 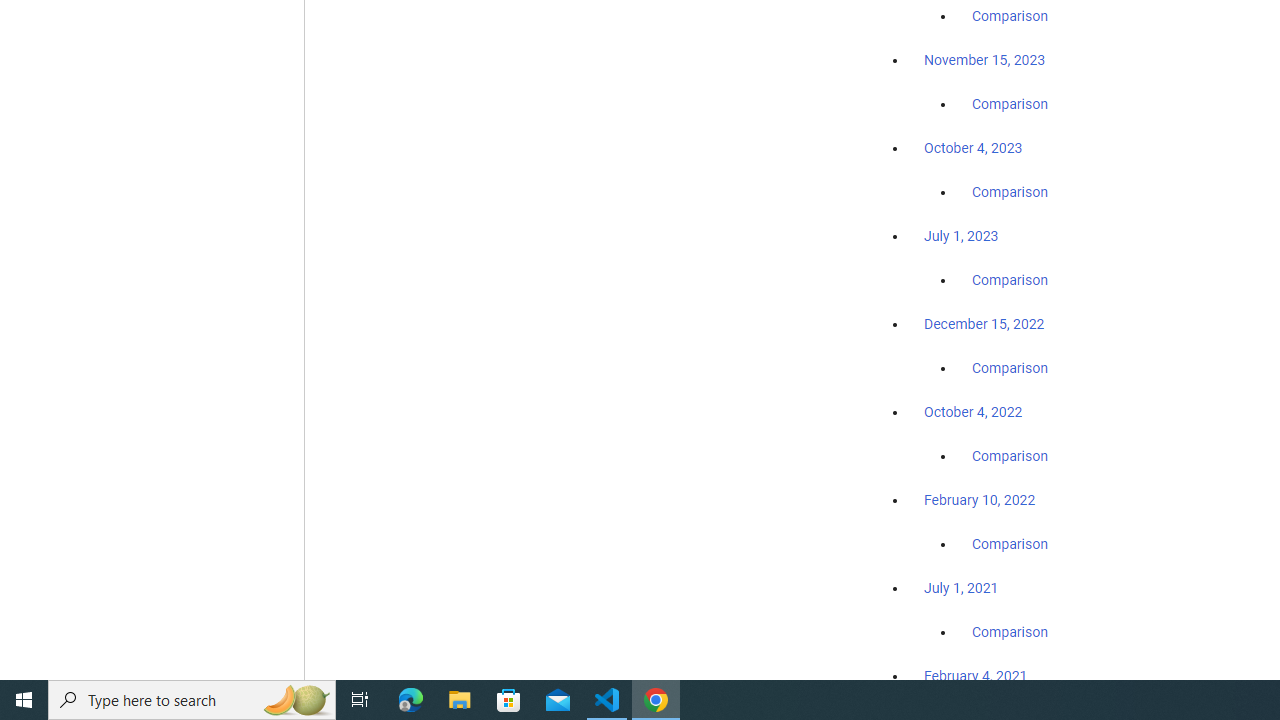 I want to click on 'File Explorer', so click(x=459, y=698).